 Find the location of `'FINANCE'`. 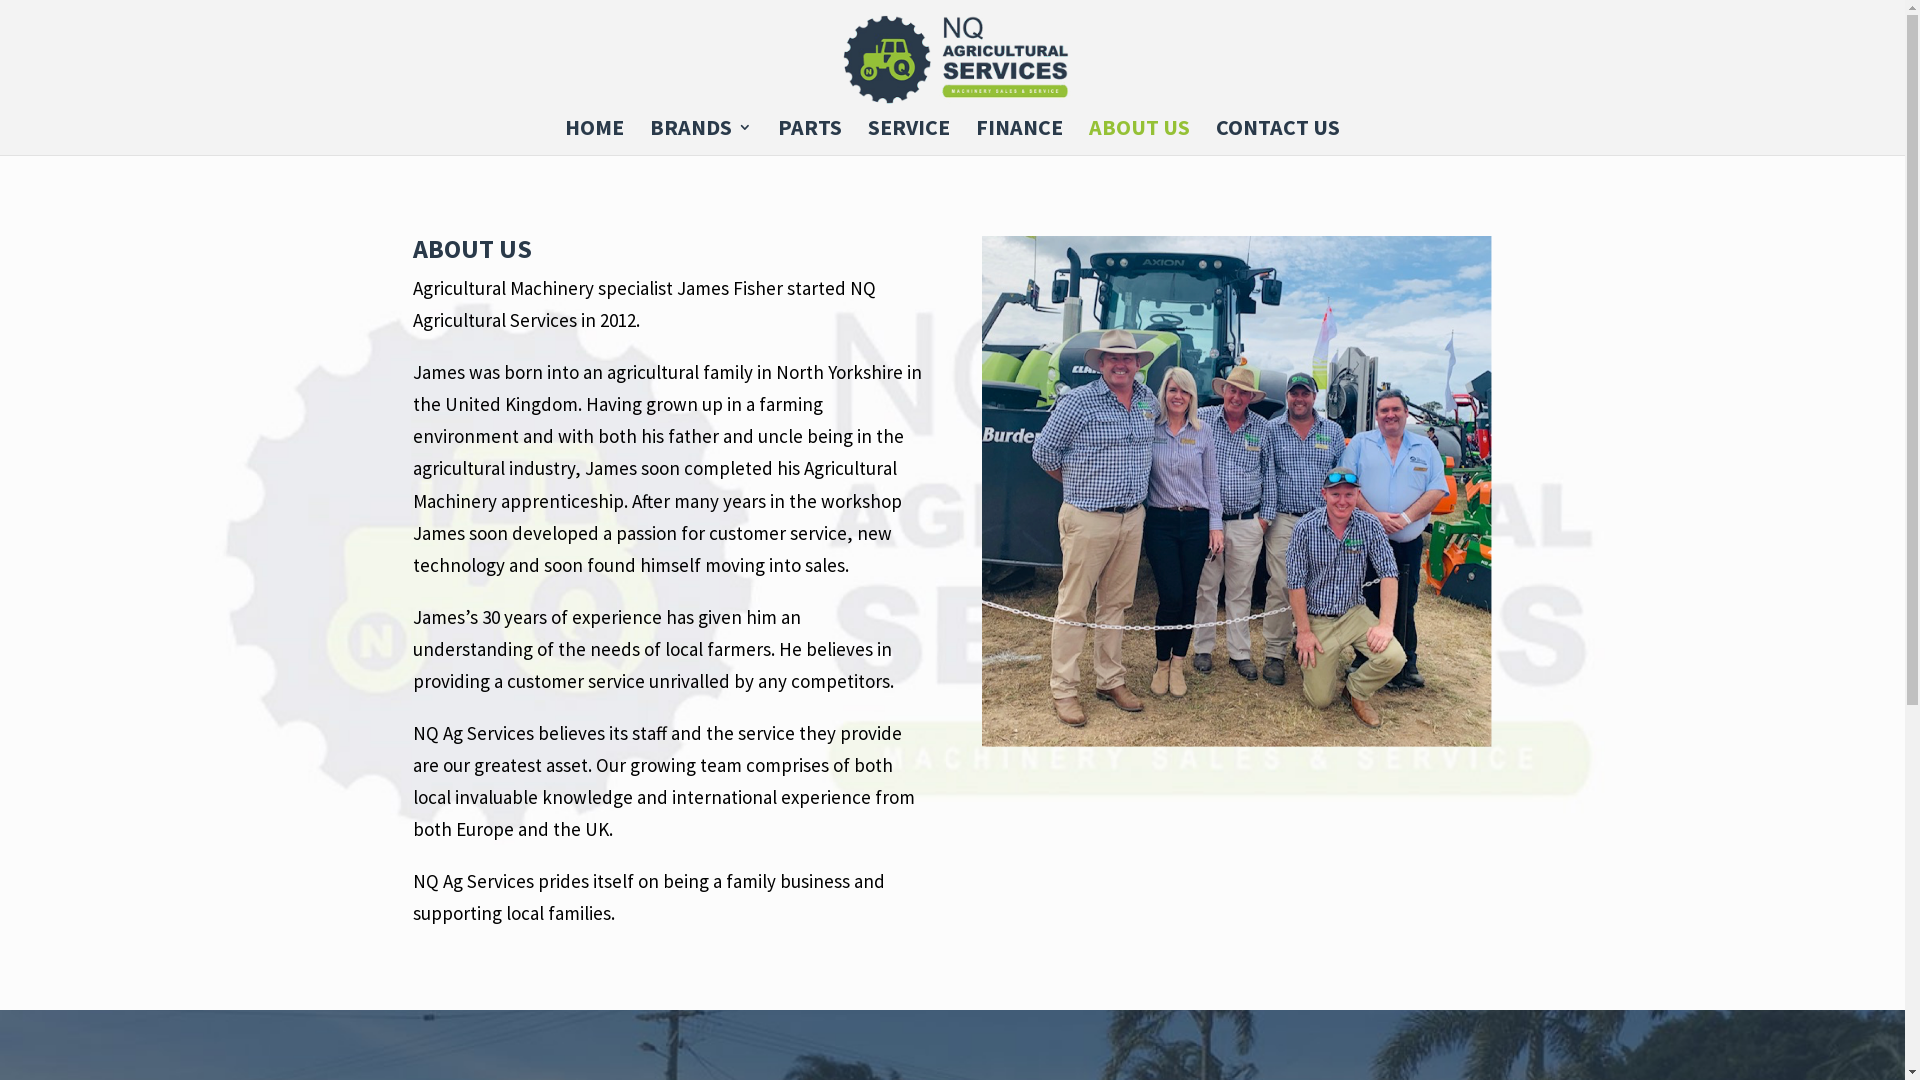

'FINANCE' is located at coordinates (975, 136).